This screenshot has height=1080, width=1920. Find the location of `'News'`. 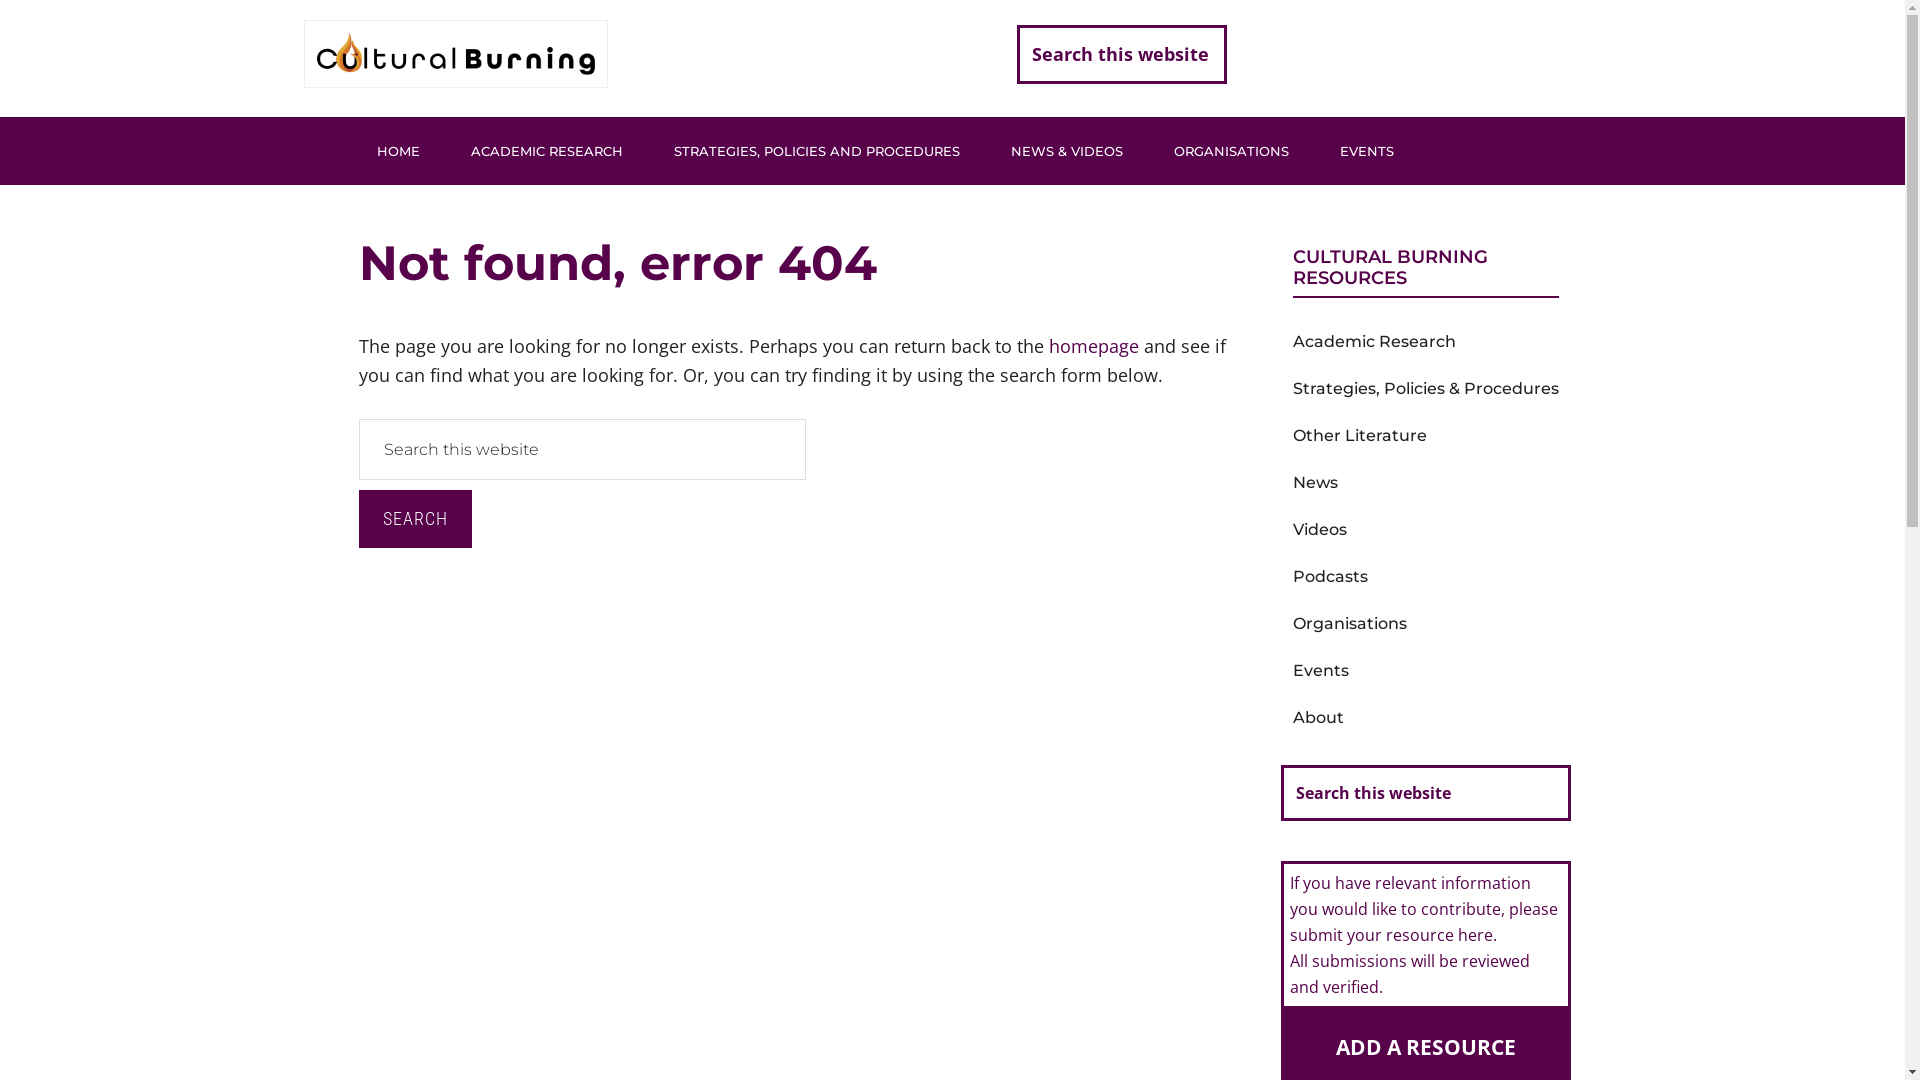

'News' is located at coordinates (1314, 482).